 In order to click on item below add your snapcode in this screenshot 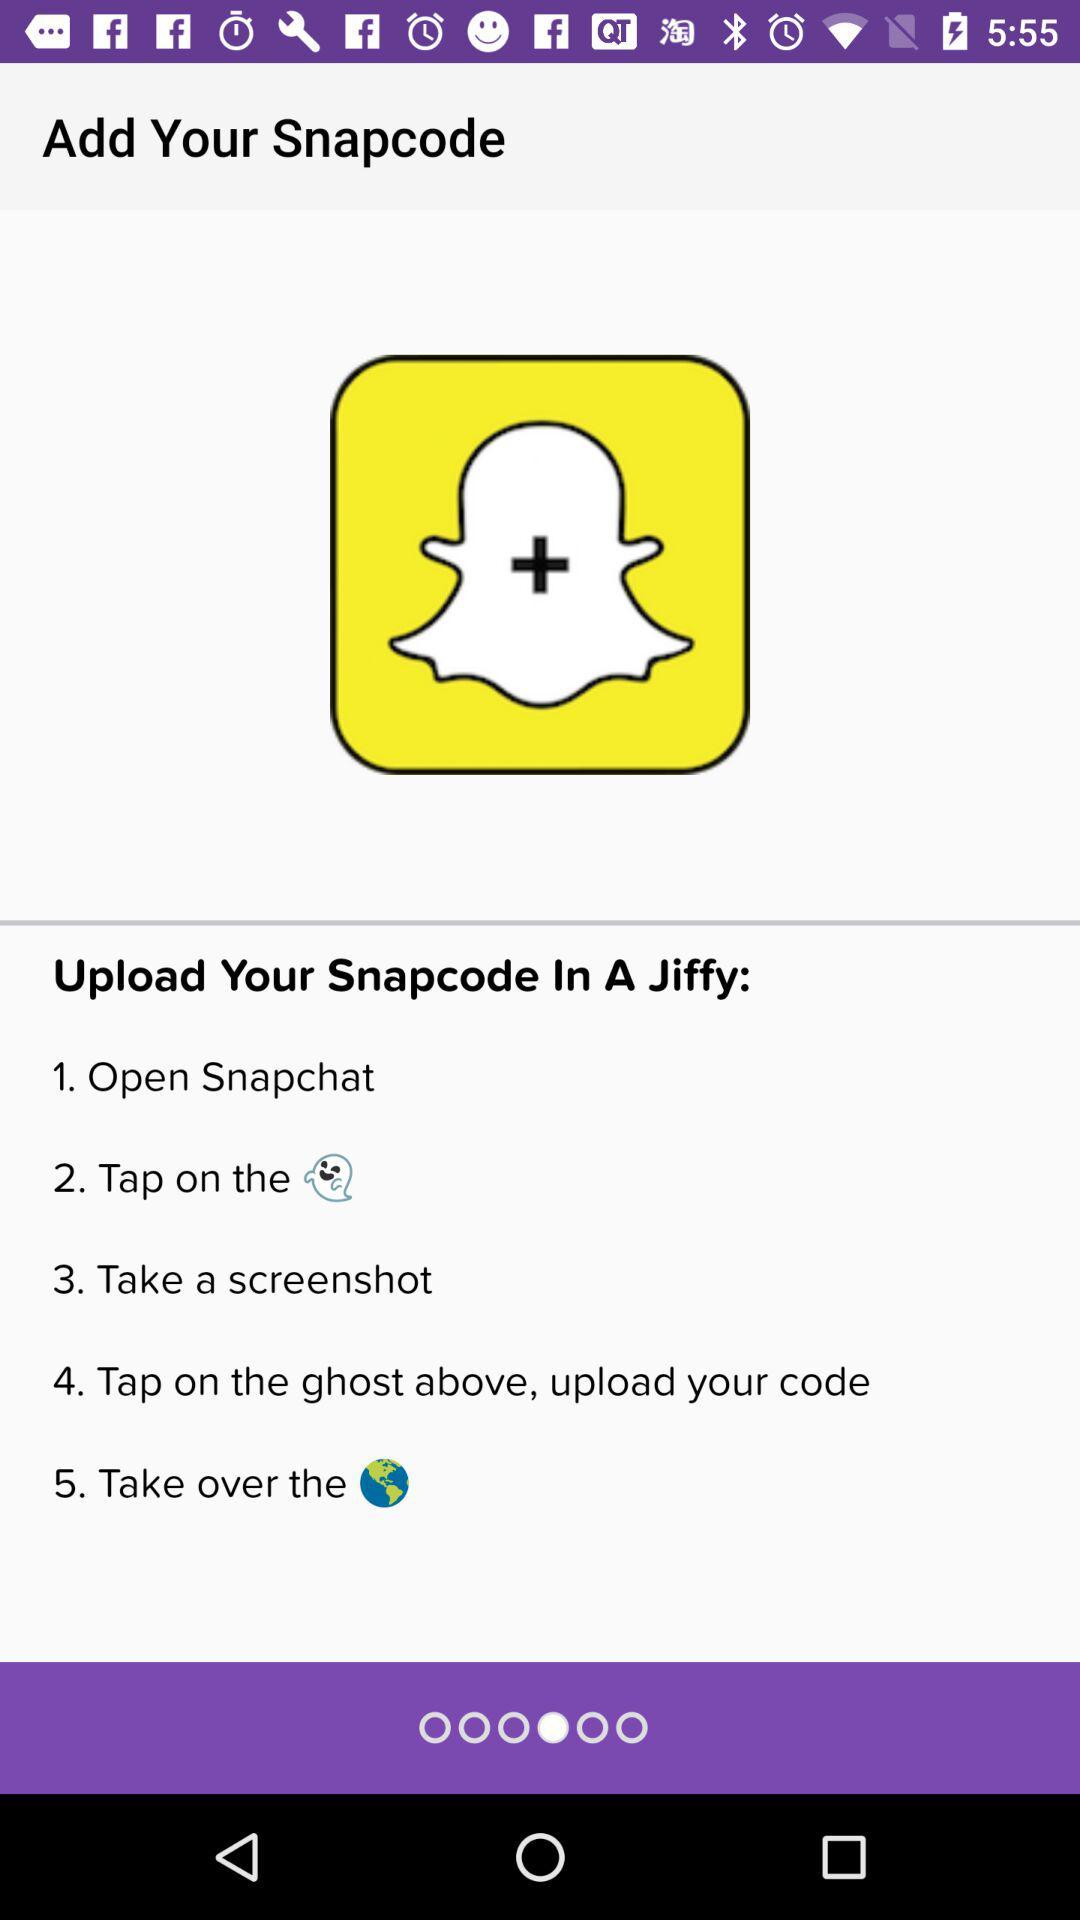, I will do `click(540, 563)`.